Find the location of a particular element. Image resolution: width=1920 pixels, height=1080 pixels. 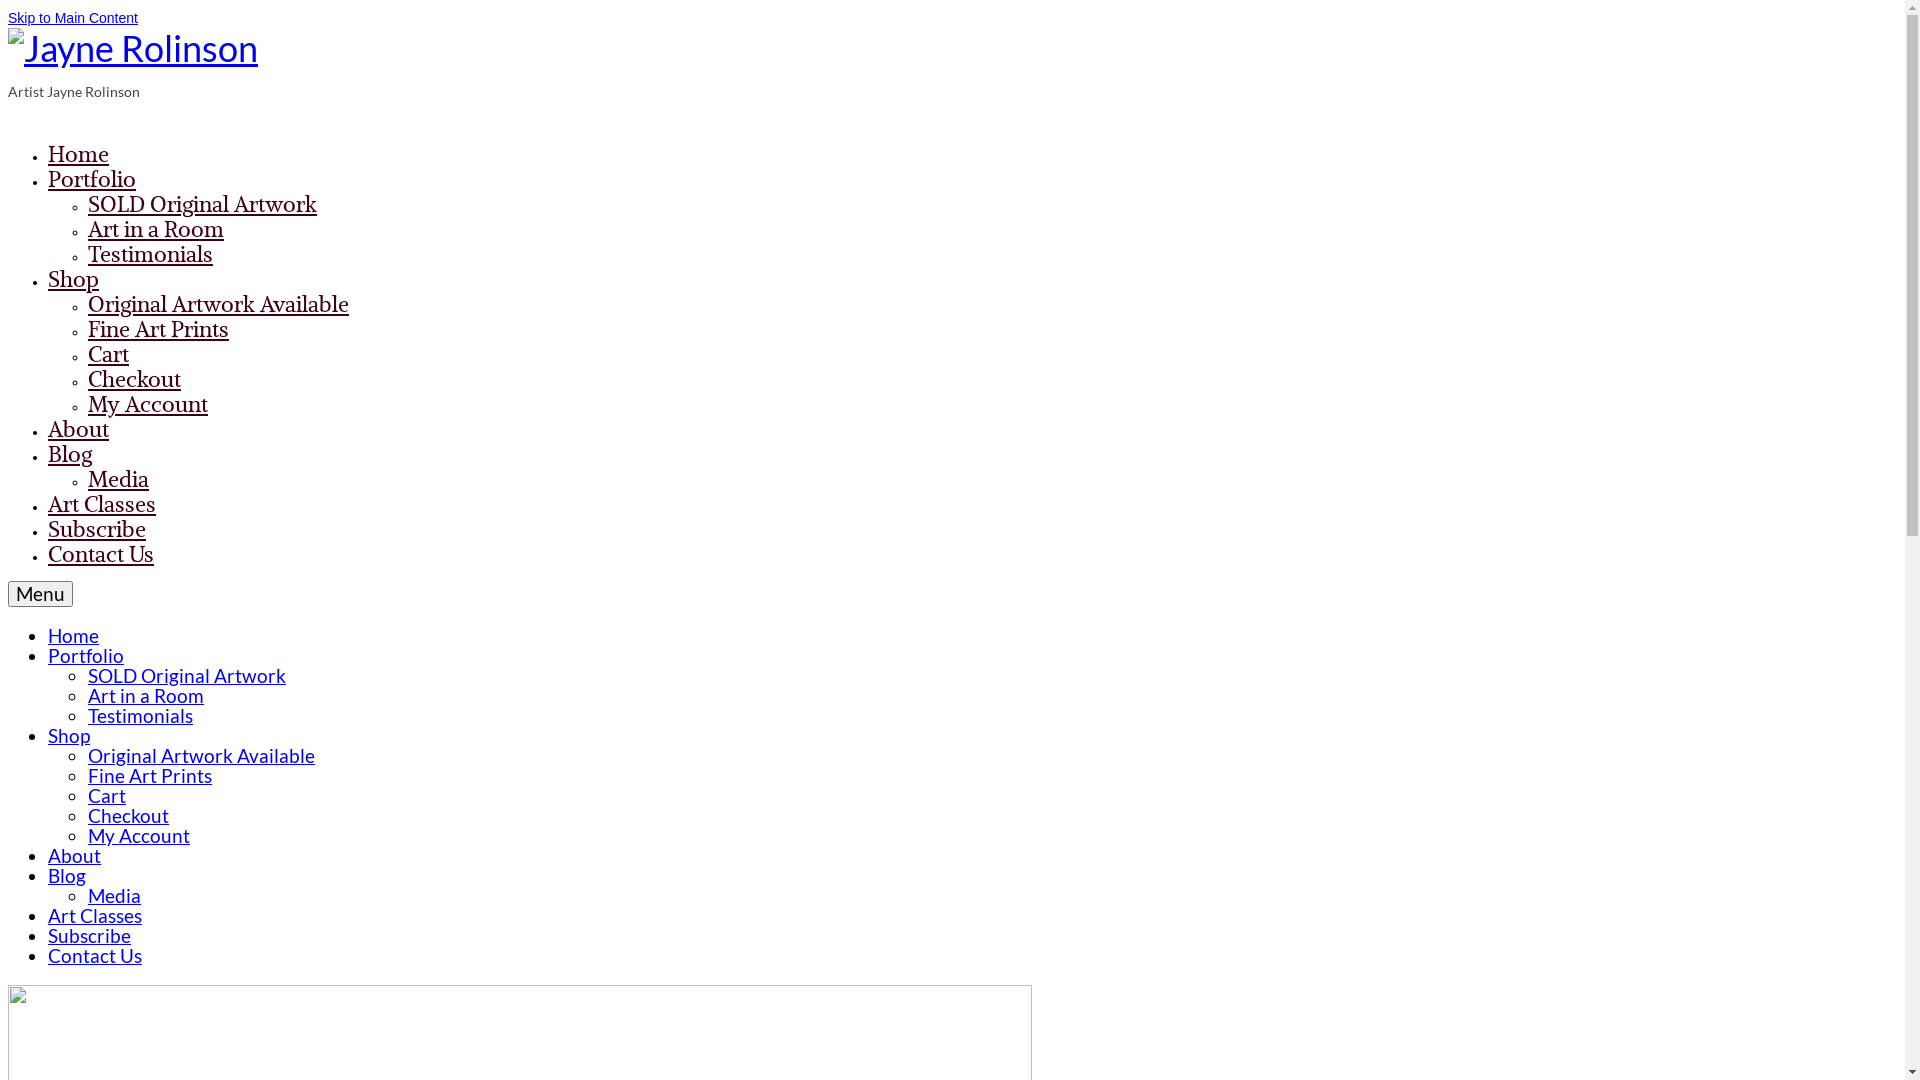

'Contact Us' is located at coordinates (48, 554).